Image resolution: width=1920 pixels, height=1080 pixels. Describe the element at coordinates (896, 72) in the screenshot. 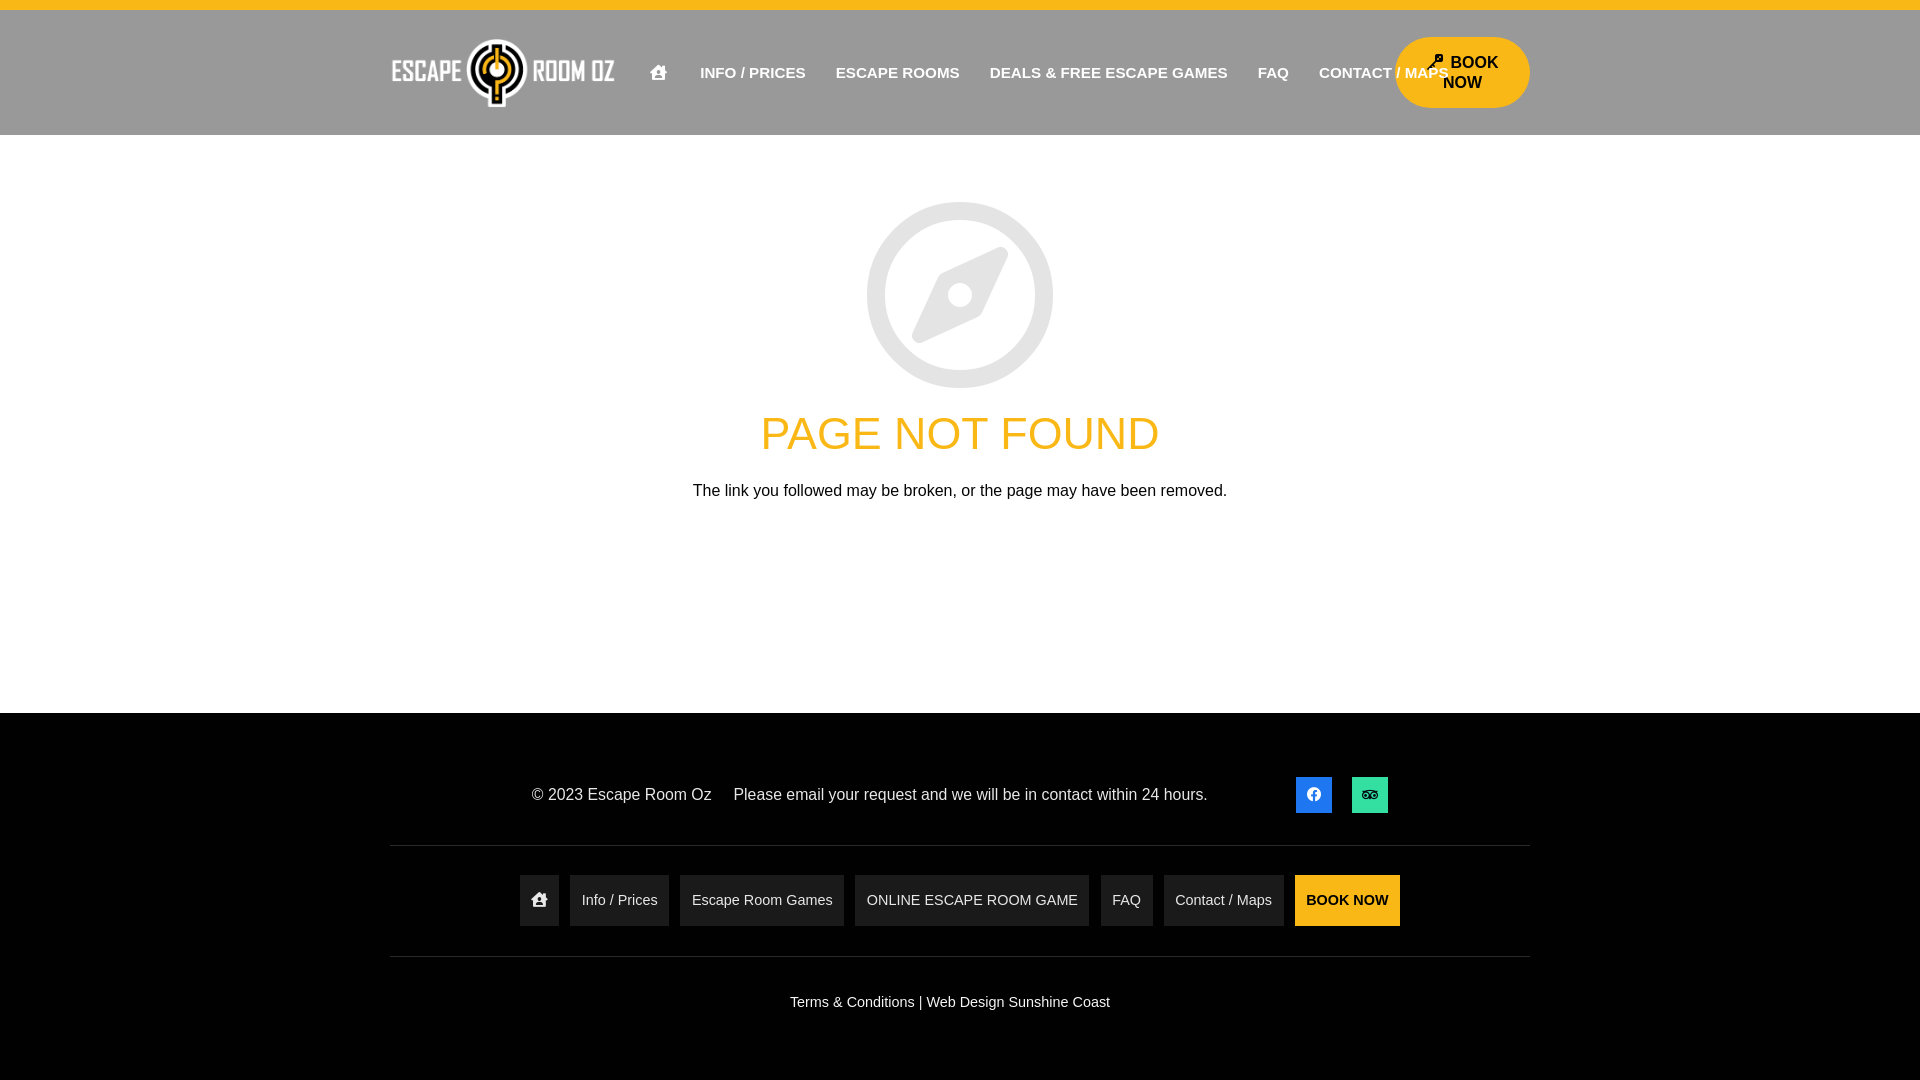

I see `'ESCAPE ROOMS'` at that location.